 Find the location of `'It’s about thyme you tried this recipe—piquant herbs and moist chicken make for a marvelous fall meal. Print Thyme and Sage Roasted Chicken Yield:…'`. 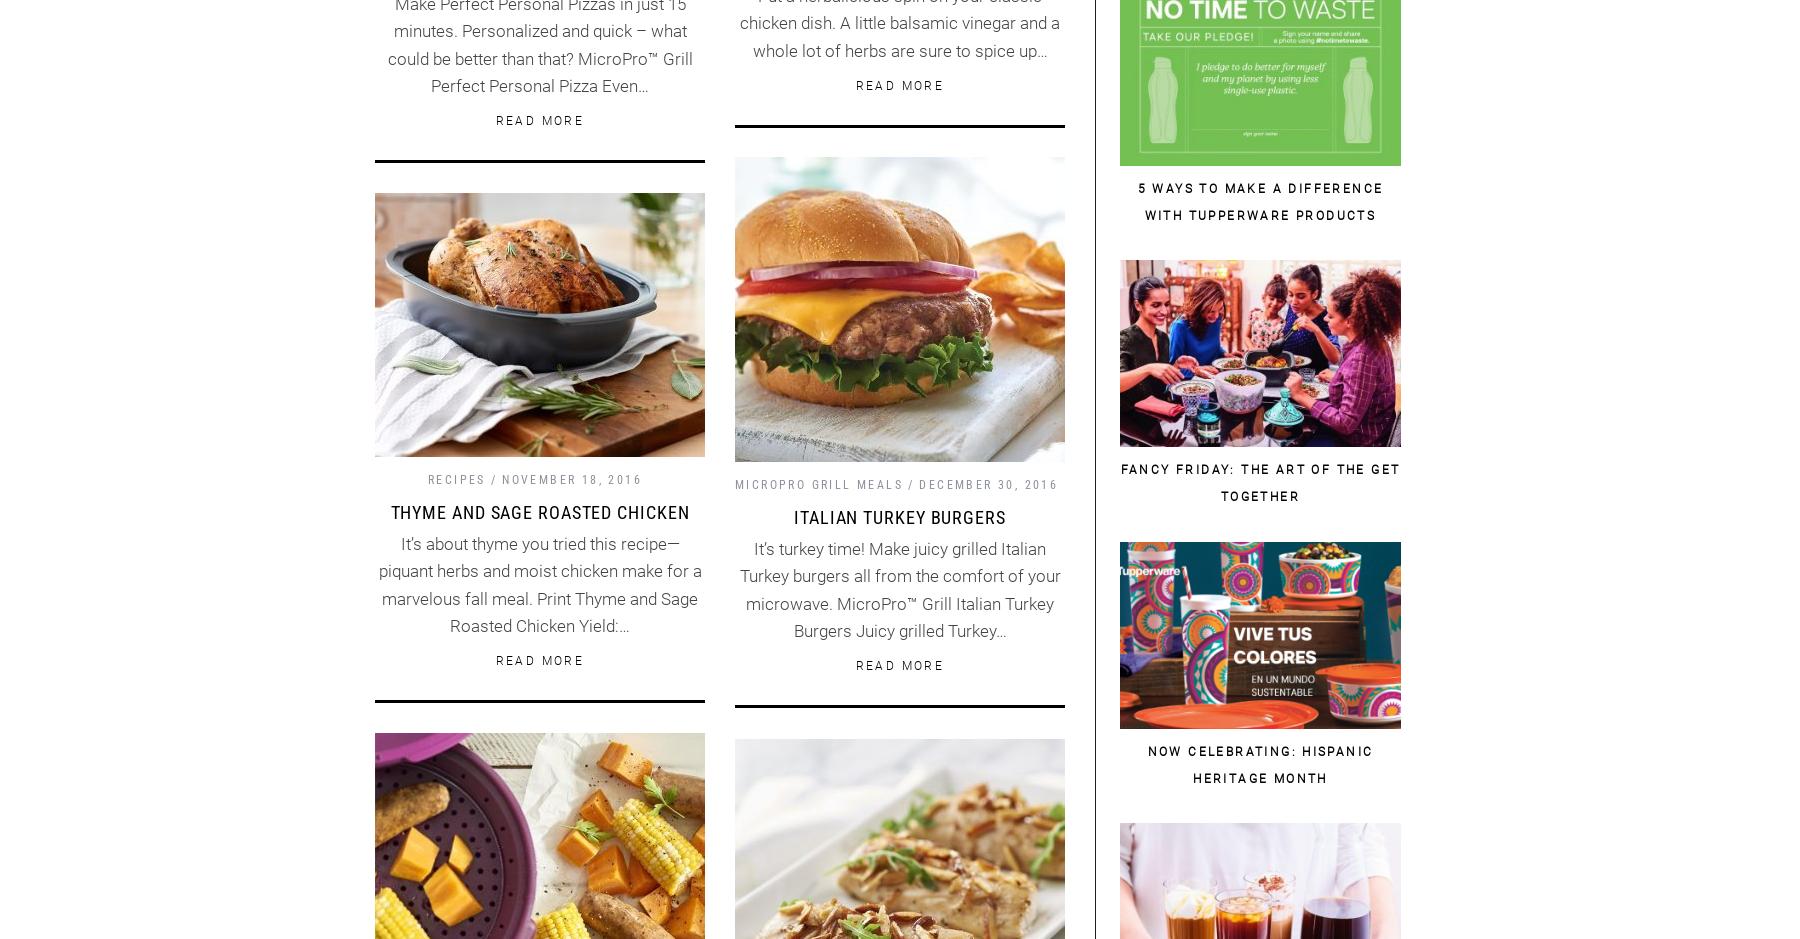

'It’s about thyme you tried this recipe—piquant herbs and moist chicken make for a marvelous fall meal. Print Thyme and Sage Roasted Chicken Yield:…' is located at coordinates (538, 584).